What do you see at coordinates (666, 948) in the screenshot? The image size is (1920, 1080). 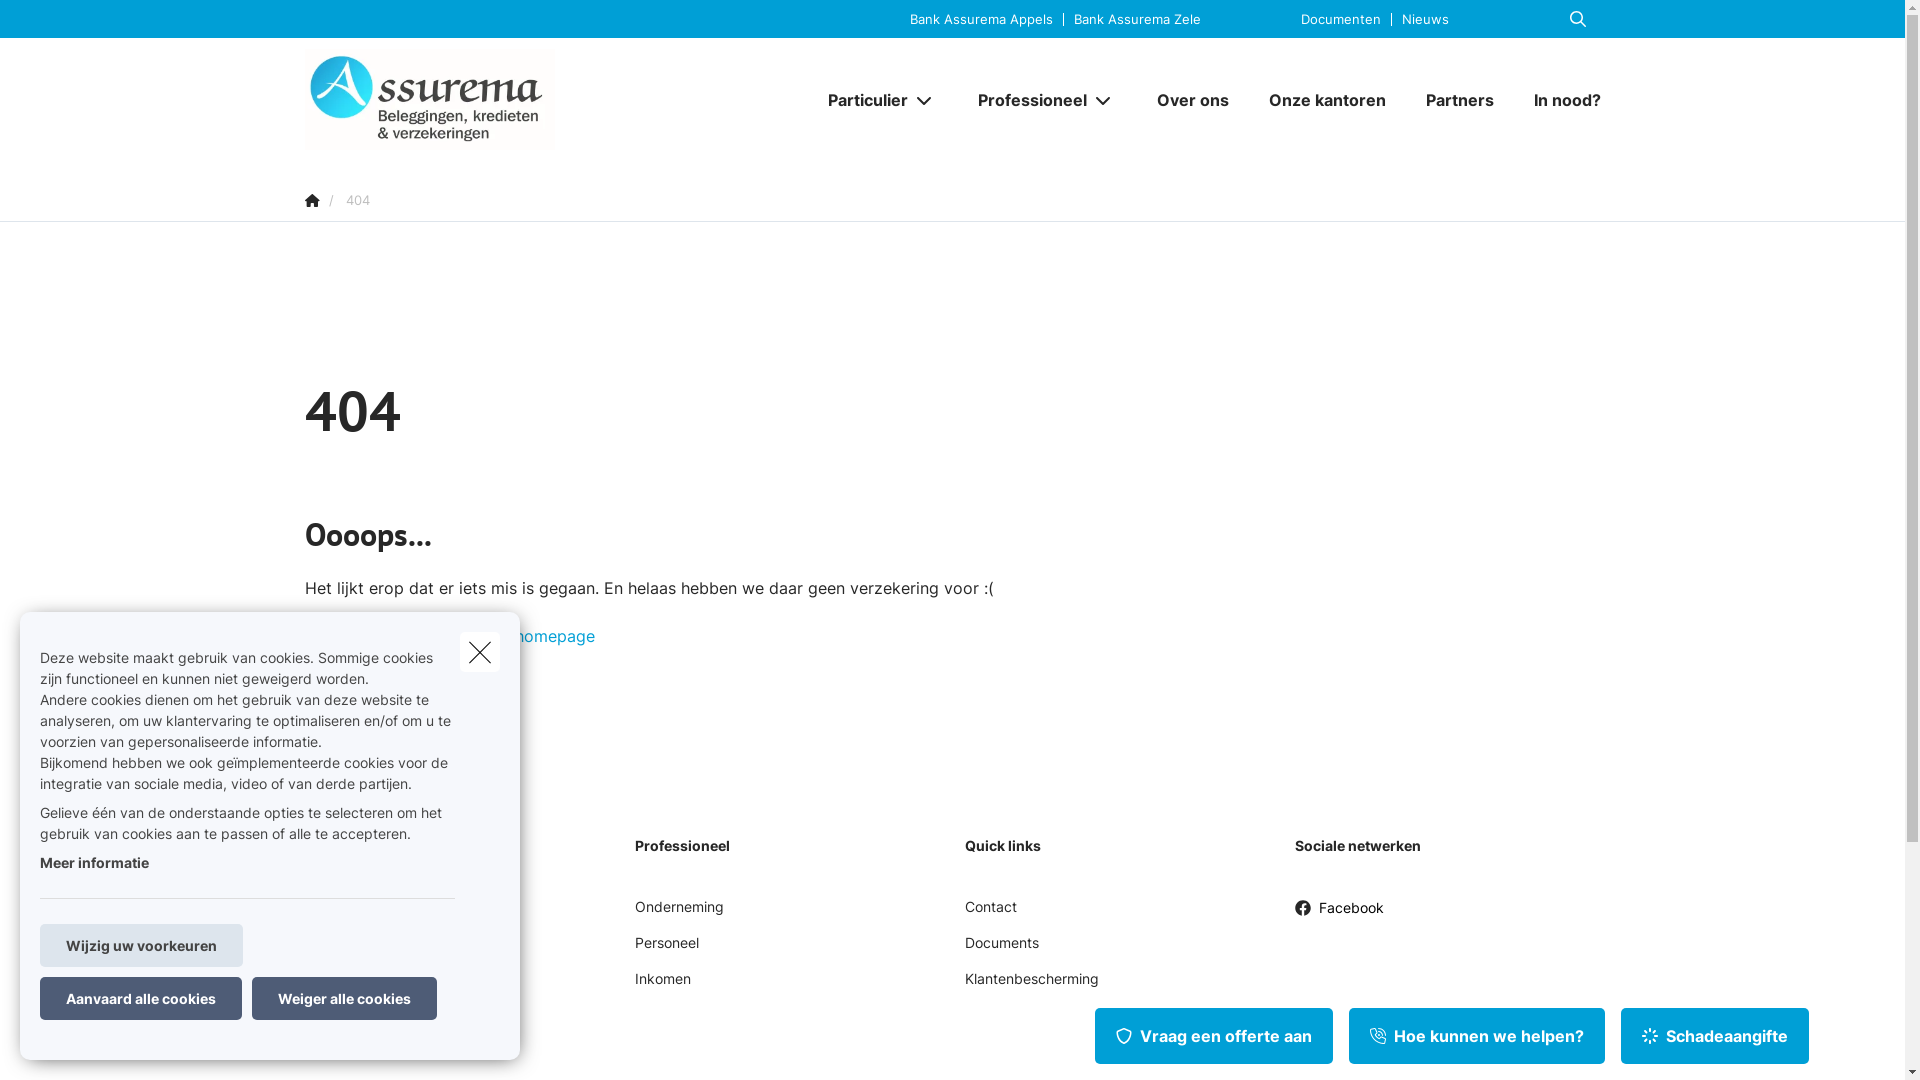 I see `'Personeel'` at bounding box center [666, 948].